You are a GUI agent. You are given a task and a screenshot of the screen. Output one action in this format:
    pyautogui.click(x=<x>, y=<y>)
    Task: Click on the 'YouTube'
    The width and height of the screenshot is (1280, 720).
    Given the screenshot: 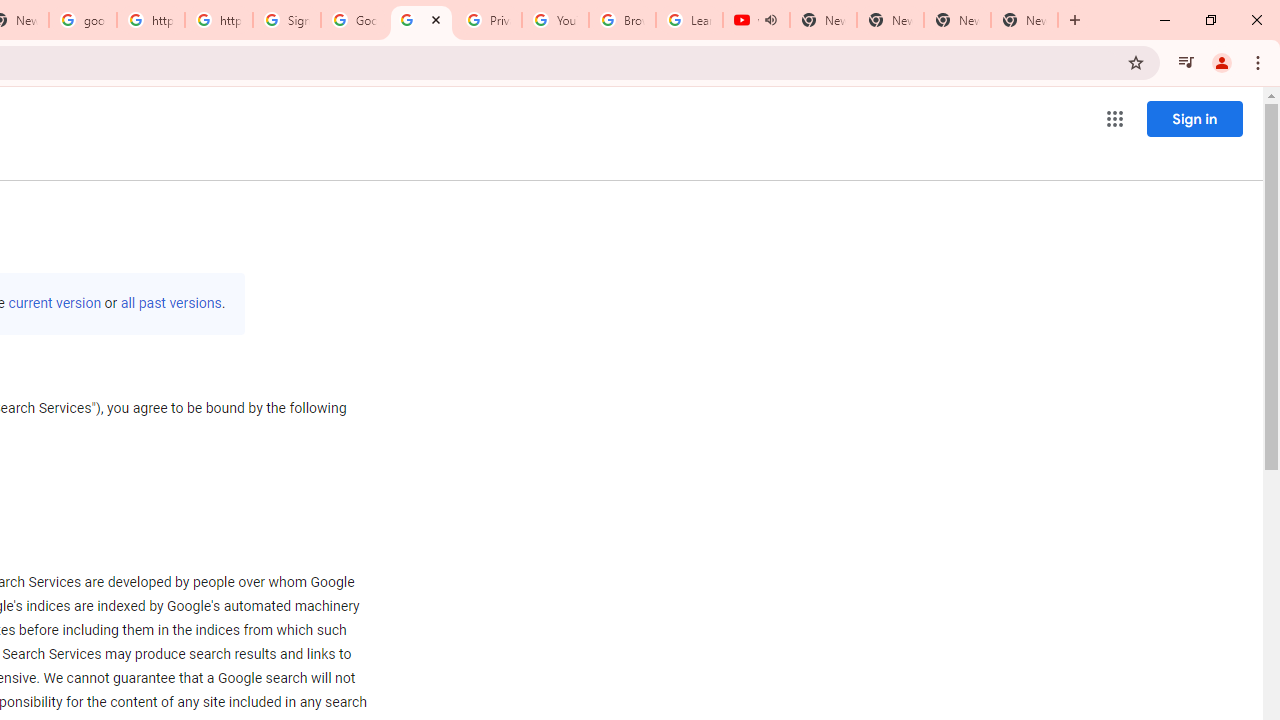 What is the action you would take?
    pyautogui.click(x=555, y=20)
    